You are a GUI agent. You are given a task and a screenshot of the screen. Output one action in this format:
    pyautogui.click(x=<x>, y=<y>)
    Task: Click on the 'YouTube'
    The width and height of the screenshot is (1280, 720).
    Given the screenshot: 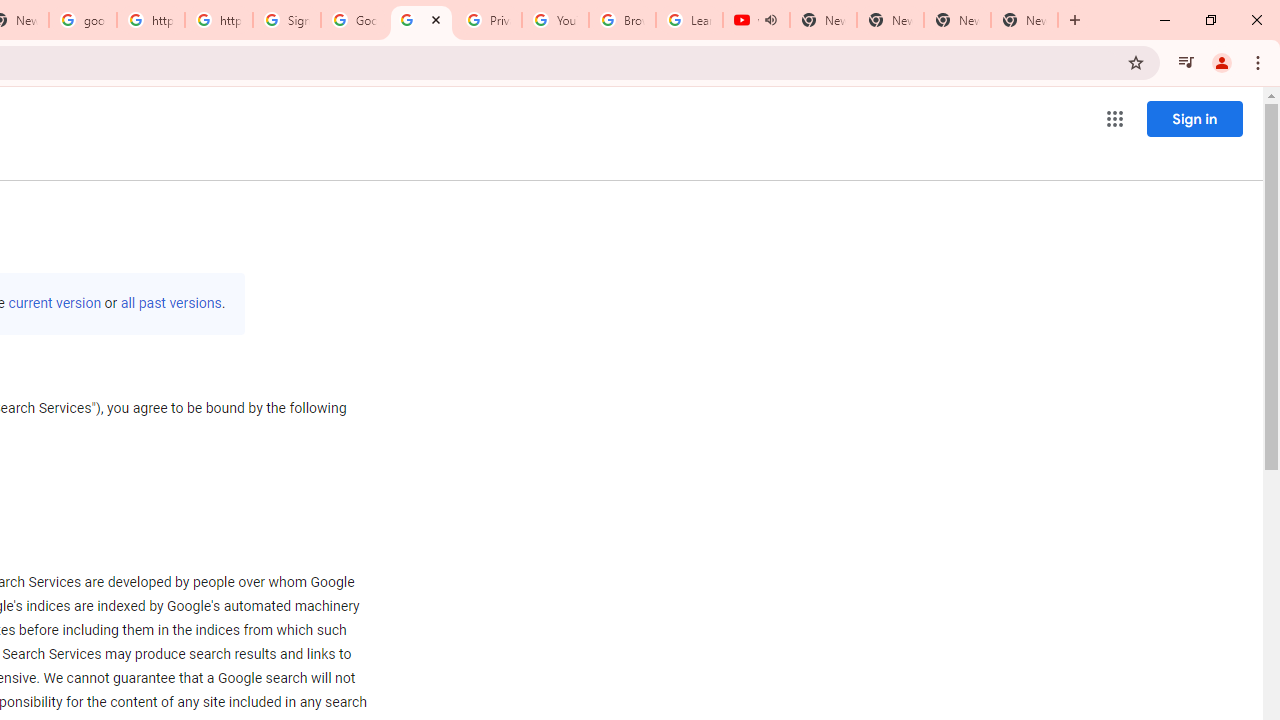 What is the action you would take?
    pyautogui.click(x=555, y=20)
    